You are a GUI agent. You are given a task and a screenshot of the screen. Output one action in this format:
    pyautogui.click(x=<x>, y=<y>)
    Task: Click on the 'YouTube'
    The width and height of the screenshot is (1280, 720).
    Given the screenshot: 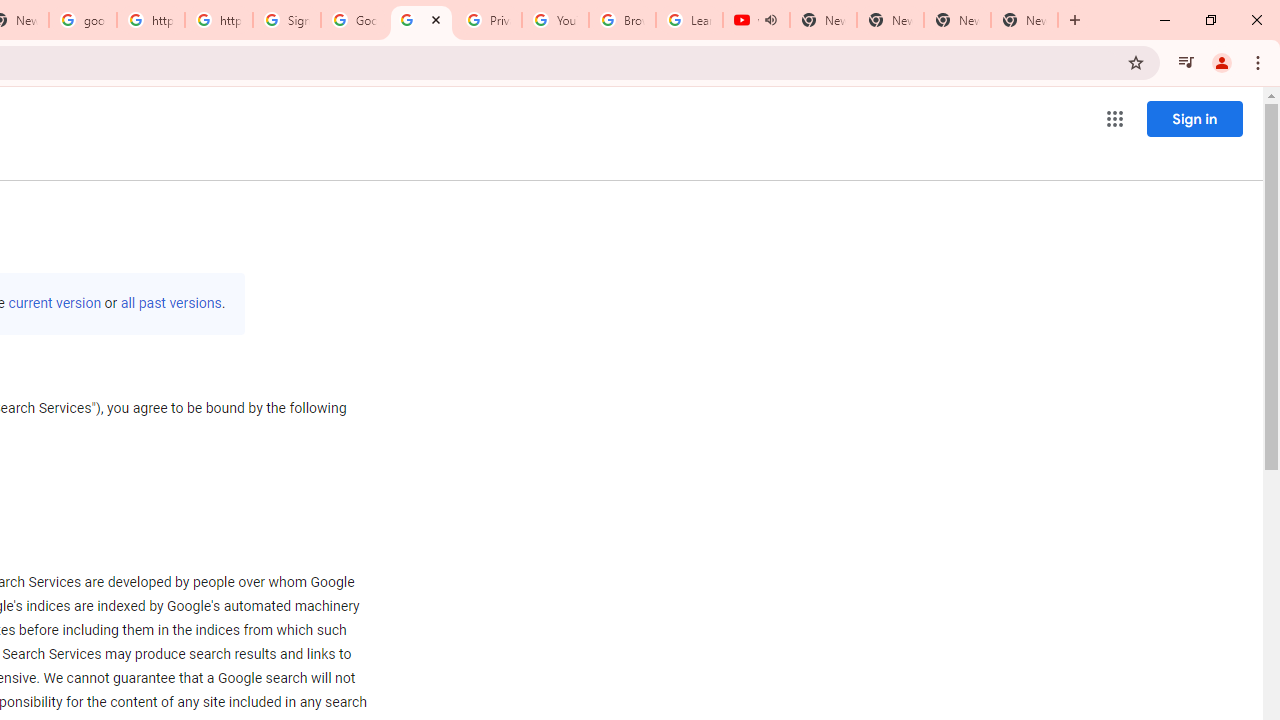 What is the action you would take?
    pyautogui.click(x=555, y=20)
    